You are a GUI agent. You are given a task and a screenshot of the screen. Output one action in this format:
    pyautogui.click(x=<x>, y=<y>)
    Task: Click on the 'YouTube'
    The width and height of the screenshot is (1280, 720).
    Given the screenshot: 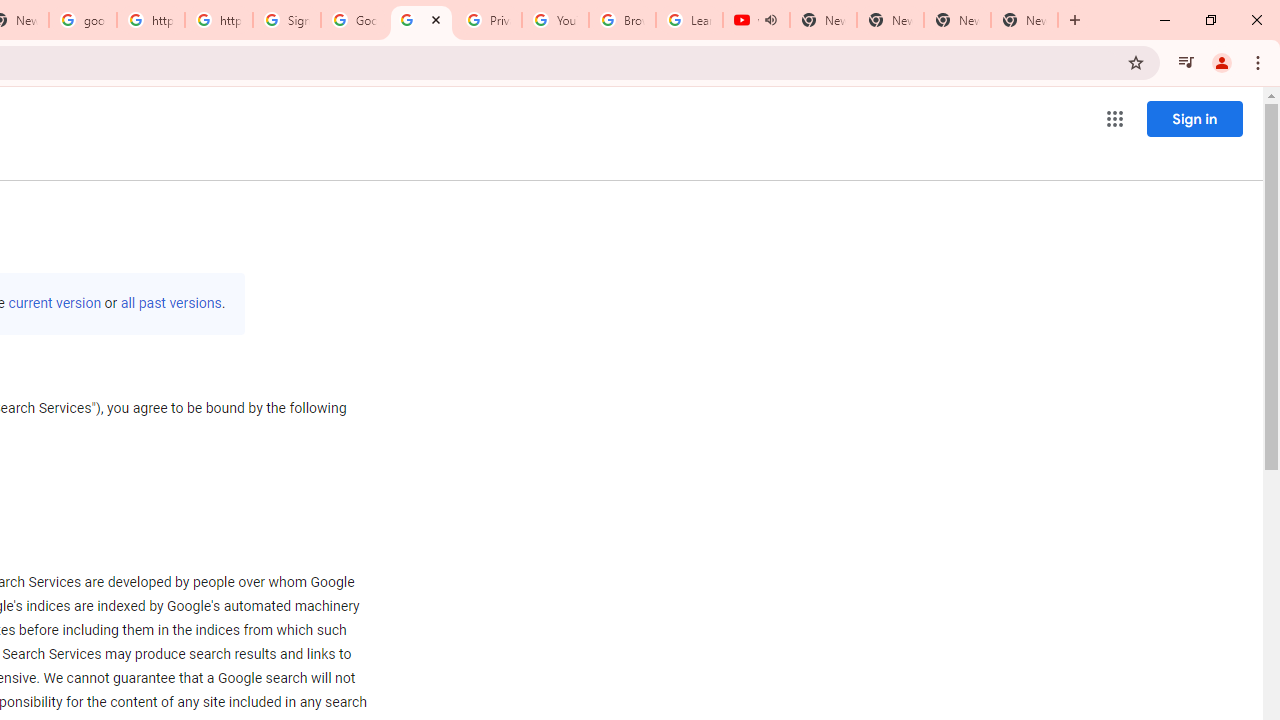 What is the action you would take?
    pyautogui.click(x=555, y=20)
    